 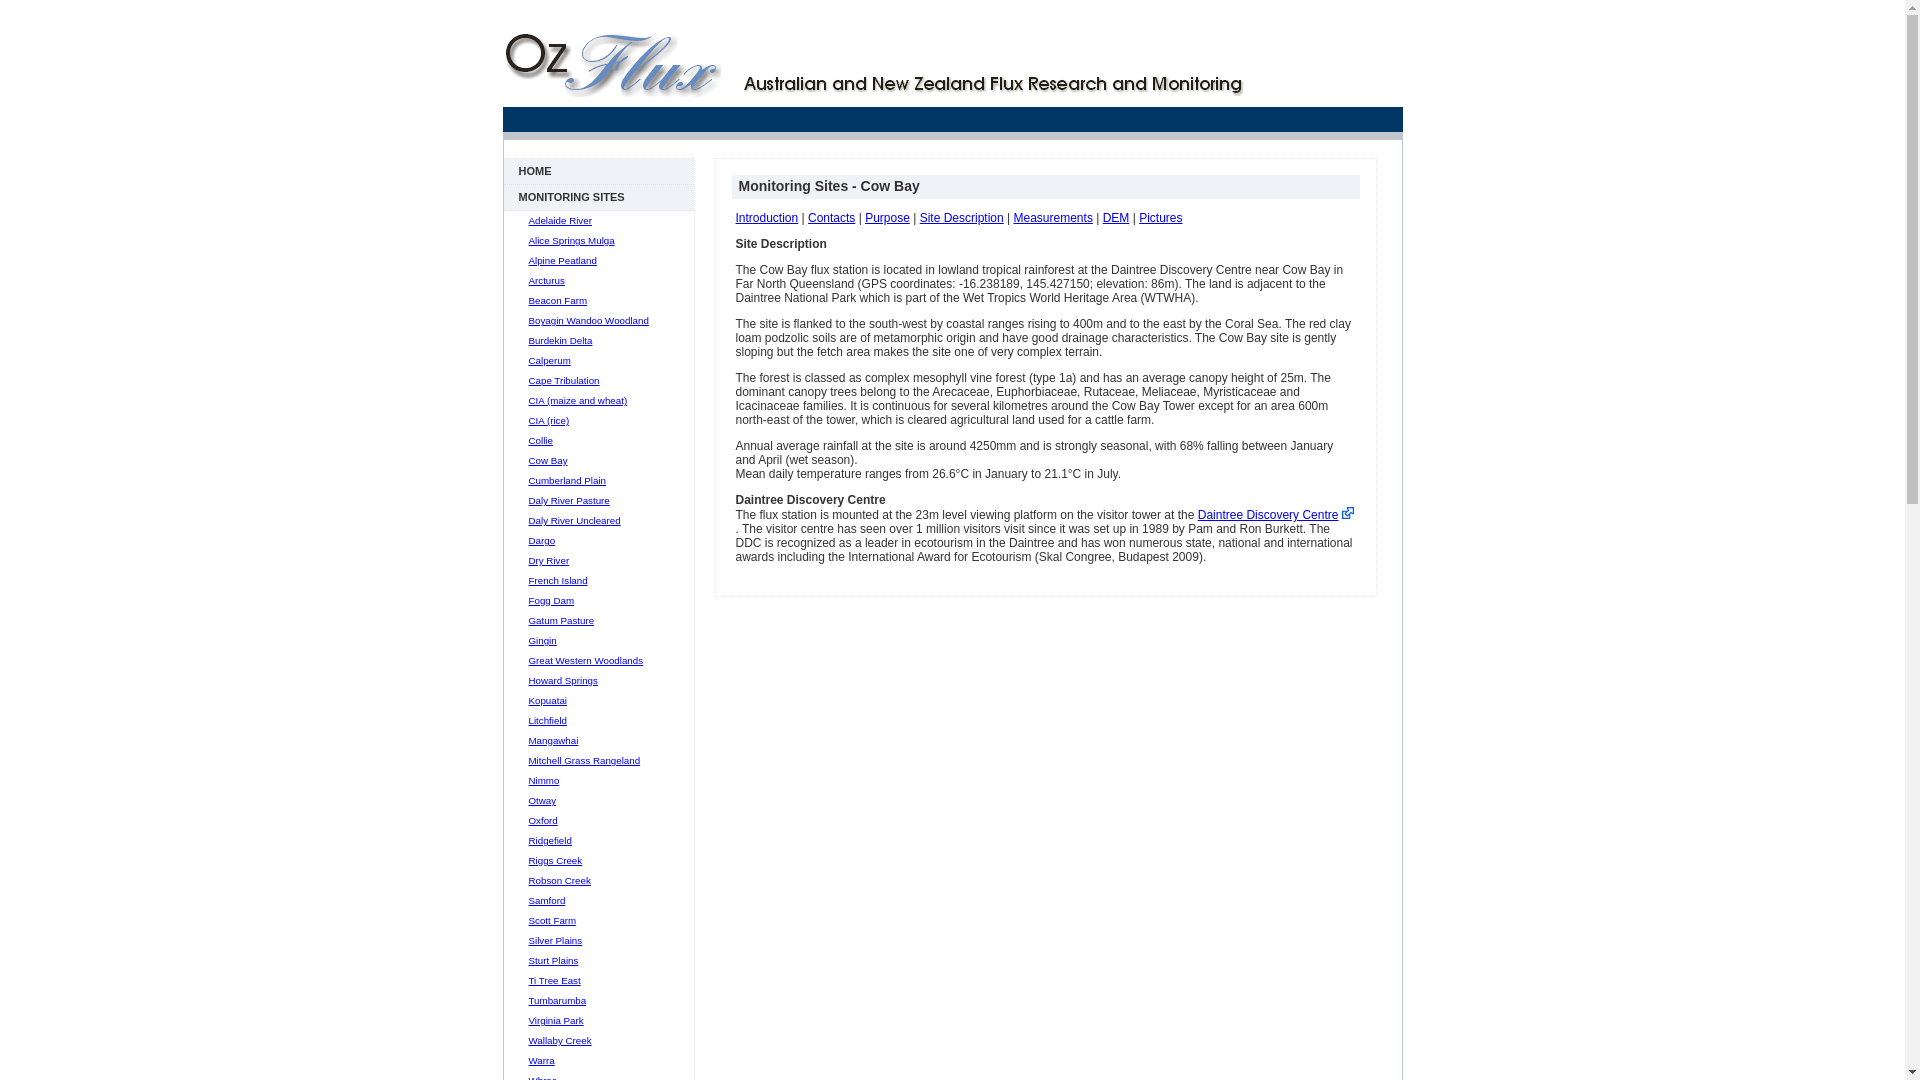 I want to click on 'Measurements', so click(x=1013, y=218).